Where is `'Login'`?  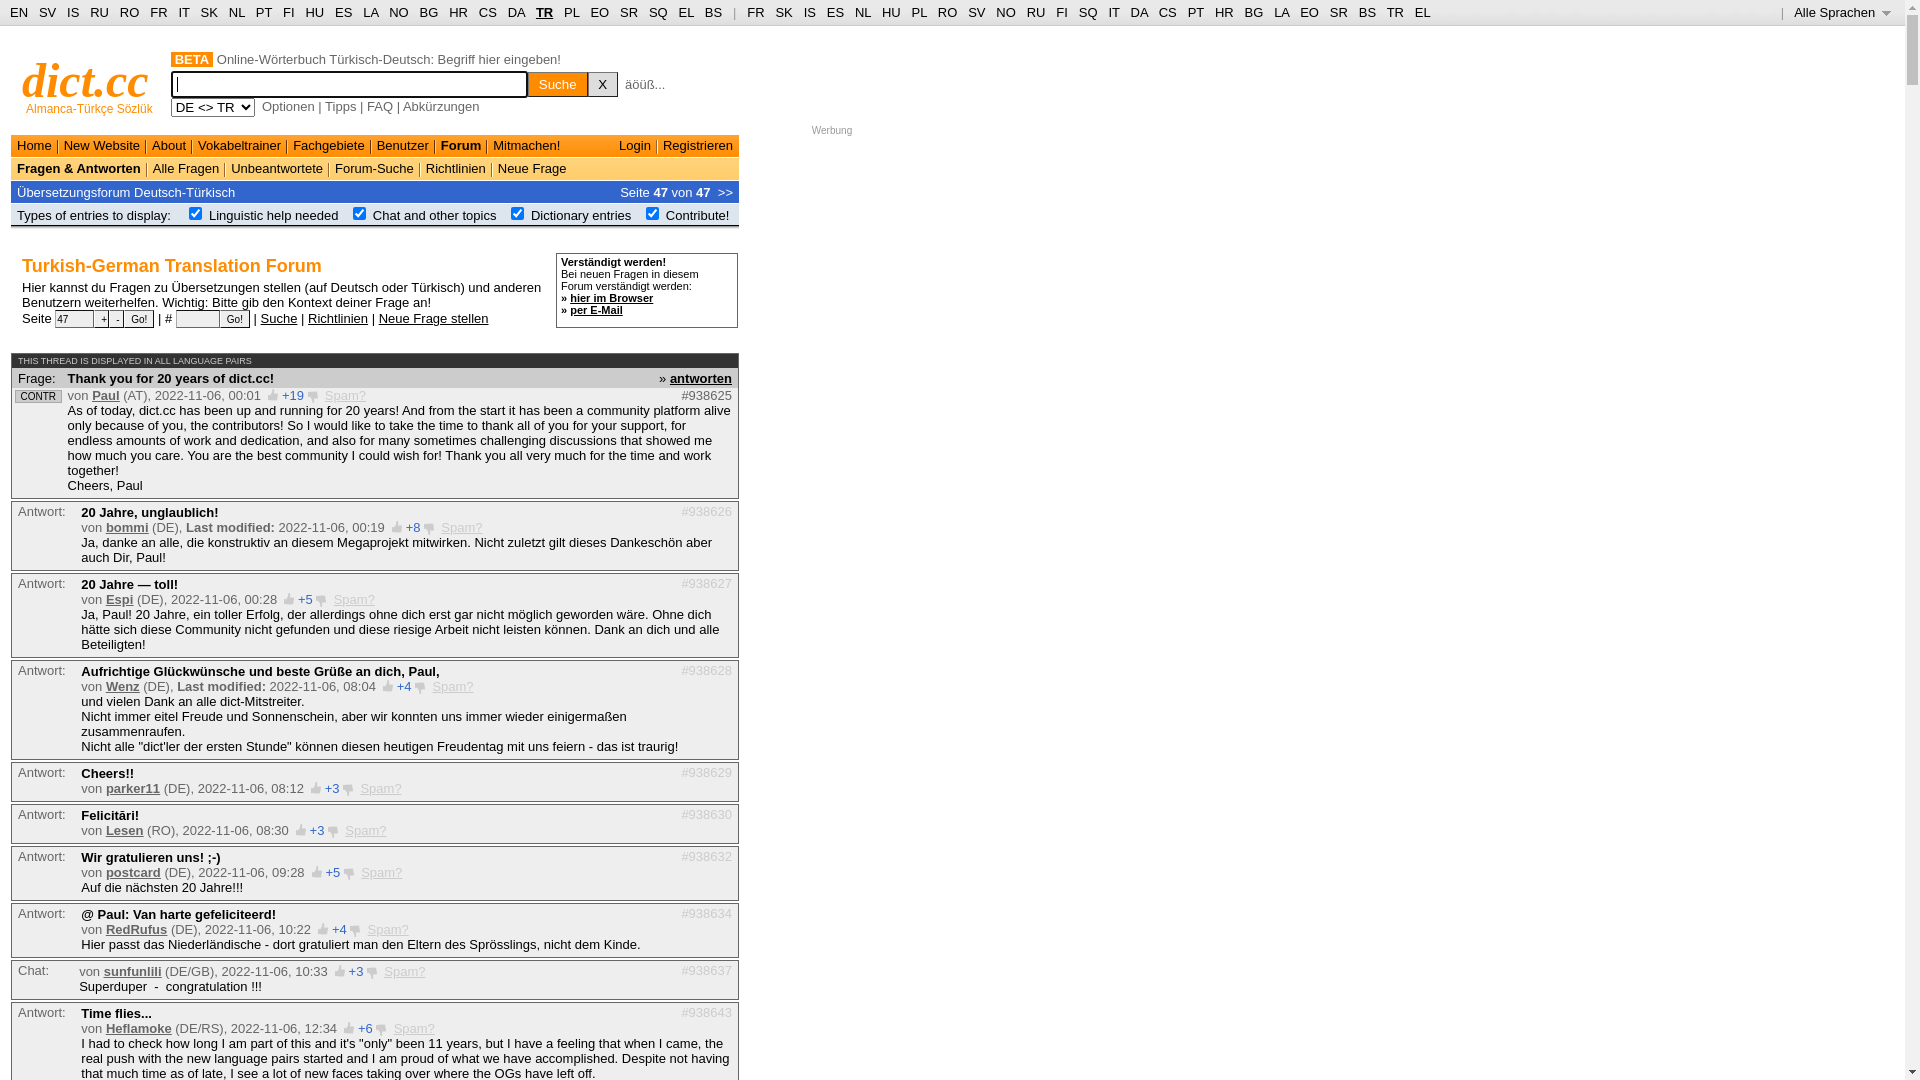
'Login' is located at coordinates (633, 144).